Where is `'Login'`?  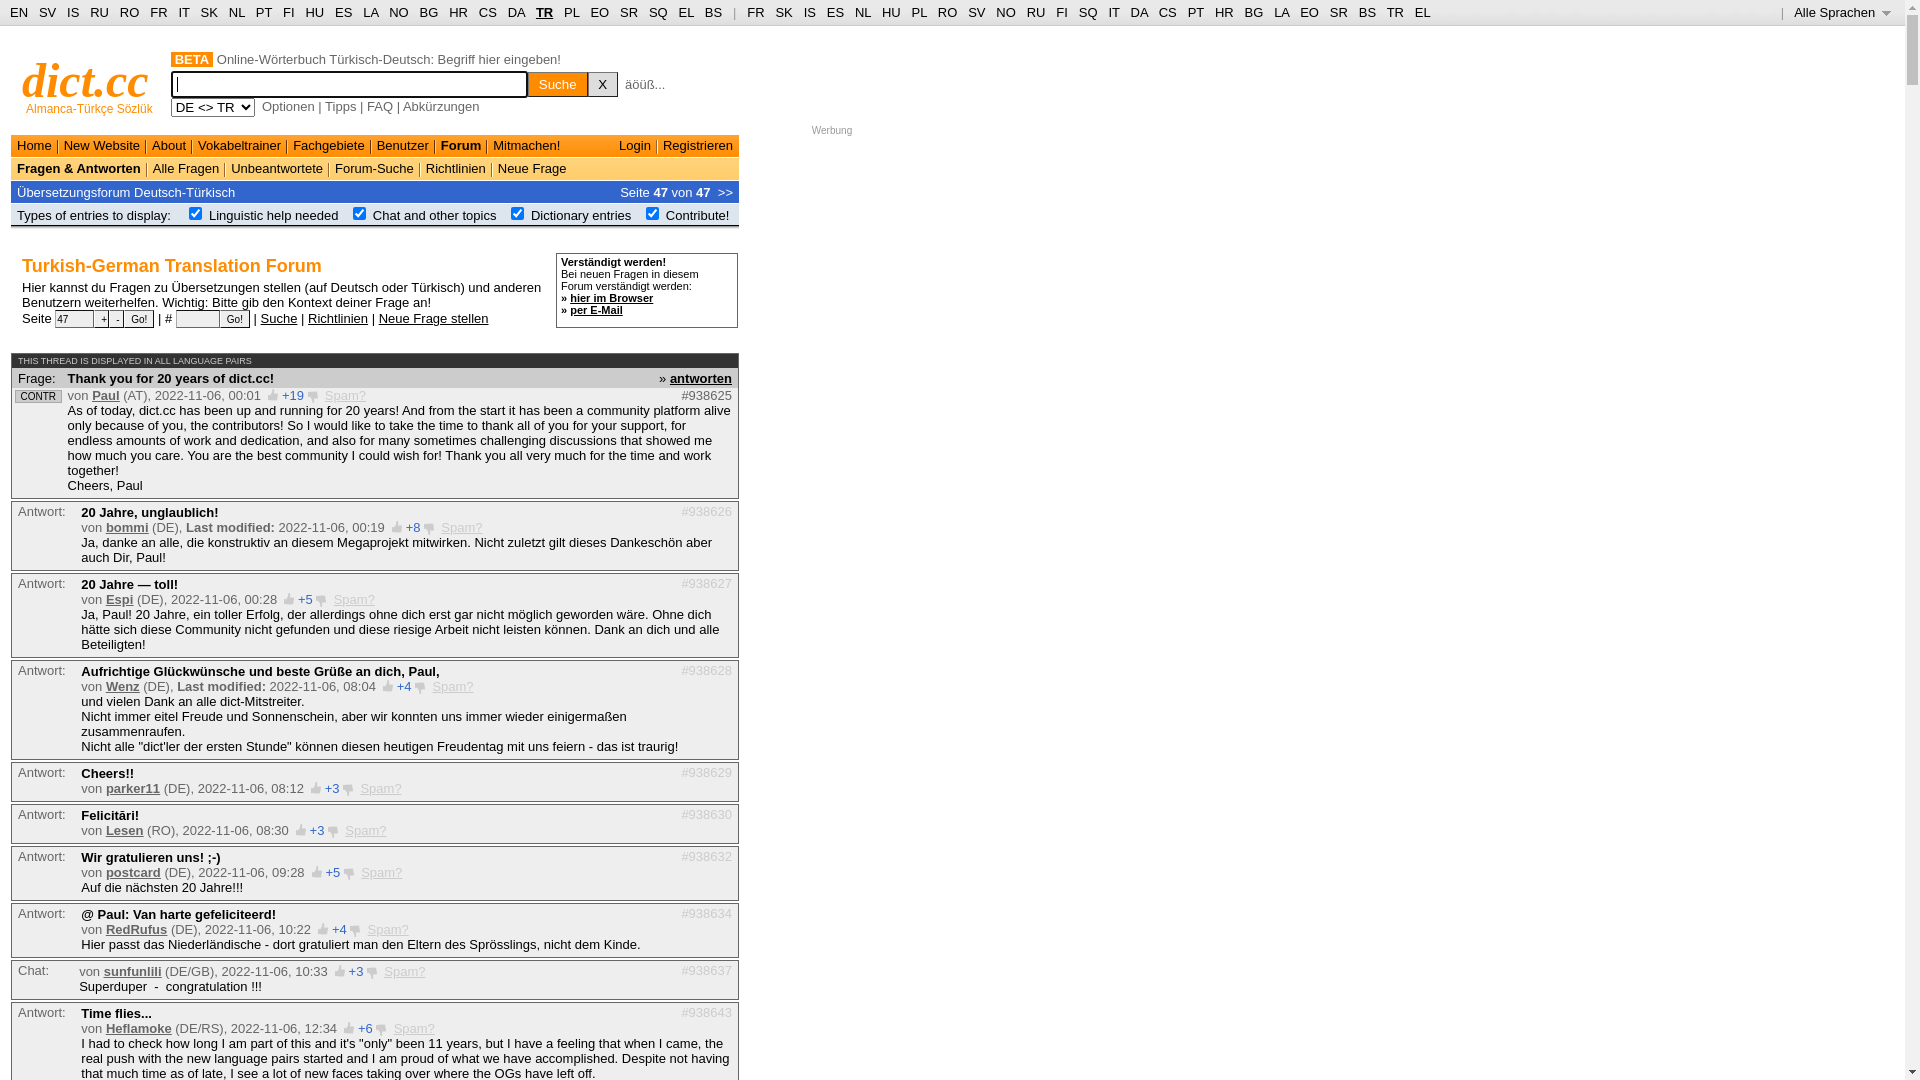
'Login' is located at coordinates (633, 144).